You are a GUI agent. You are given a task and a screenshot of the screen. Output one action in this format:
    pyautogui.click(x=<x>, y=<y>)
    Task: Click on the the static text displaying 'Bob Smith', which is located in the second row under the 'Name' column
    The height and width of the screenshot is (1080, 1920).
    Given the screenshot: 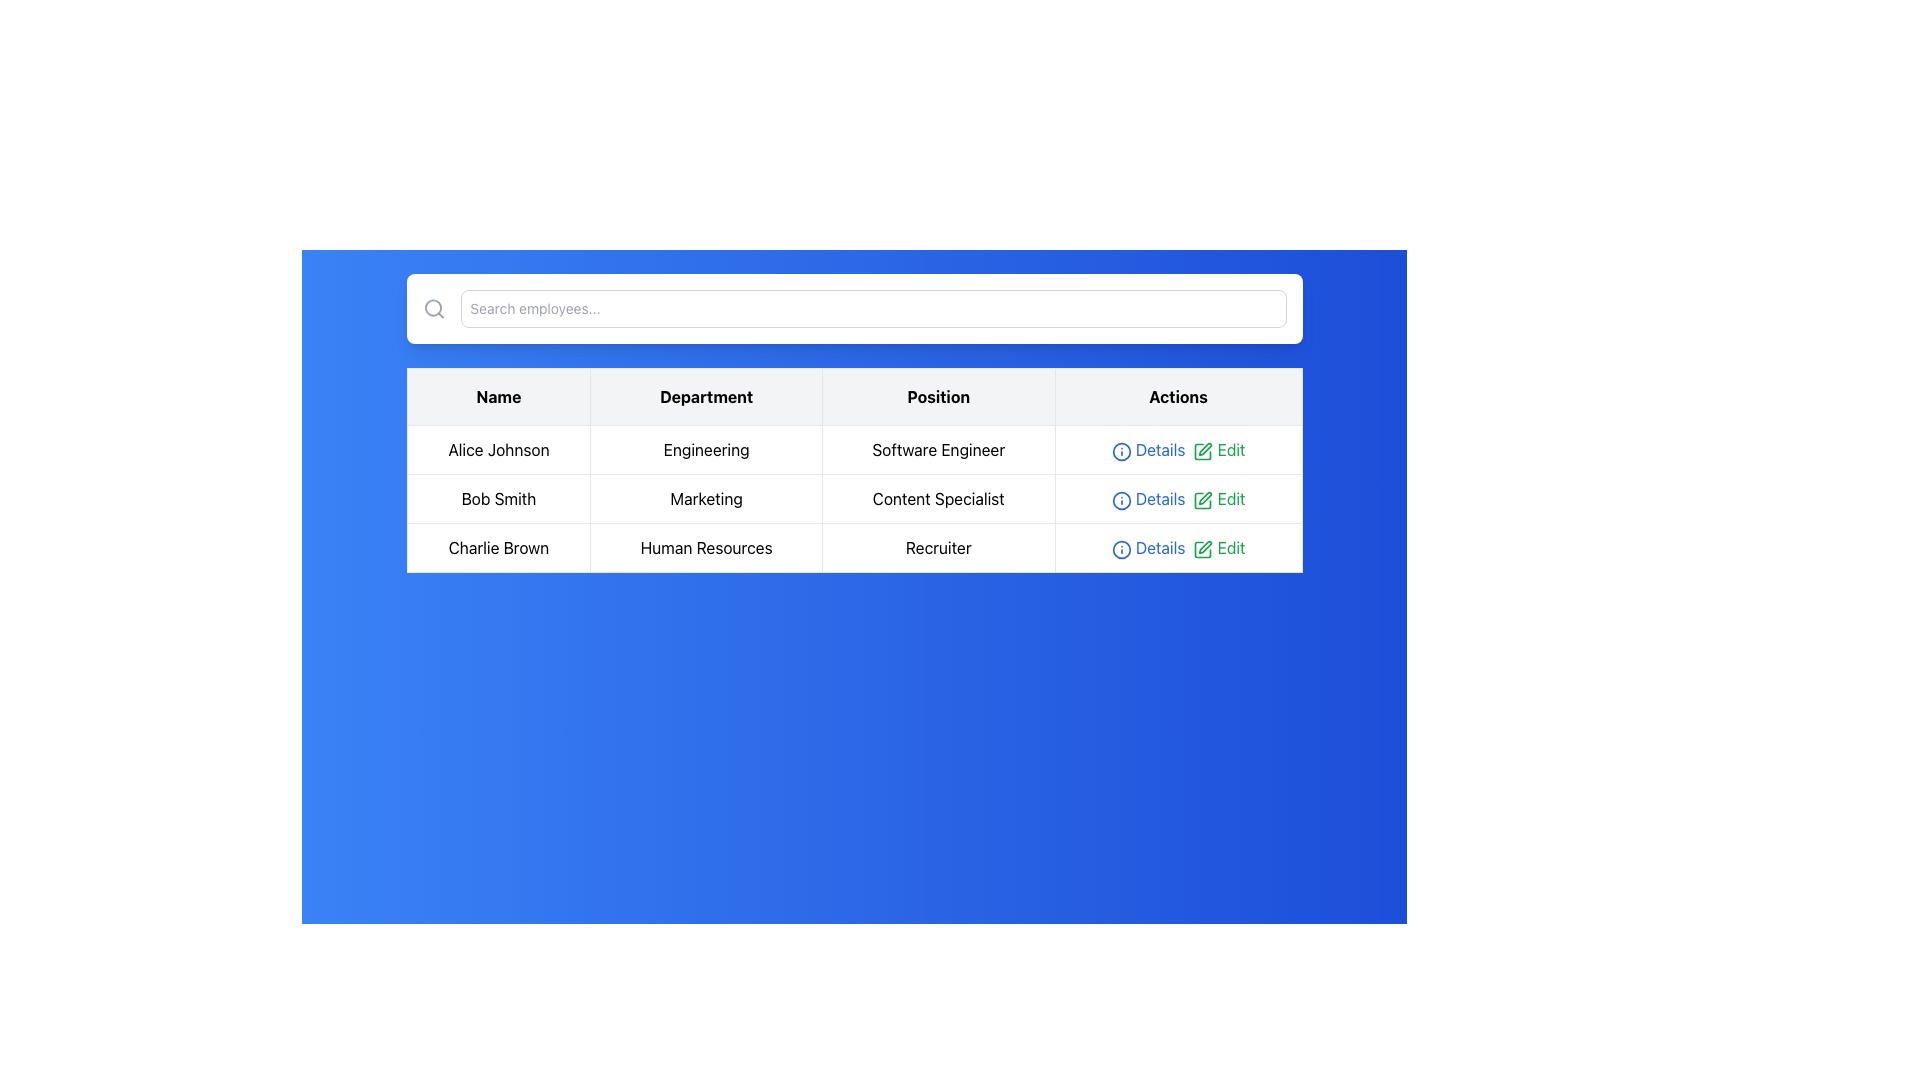 What is the action you would take?
    pyautogui.click(x=499, y=497)
    